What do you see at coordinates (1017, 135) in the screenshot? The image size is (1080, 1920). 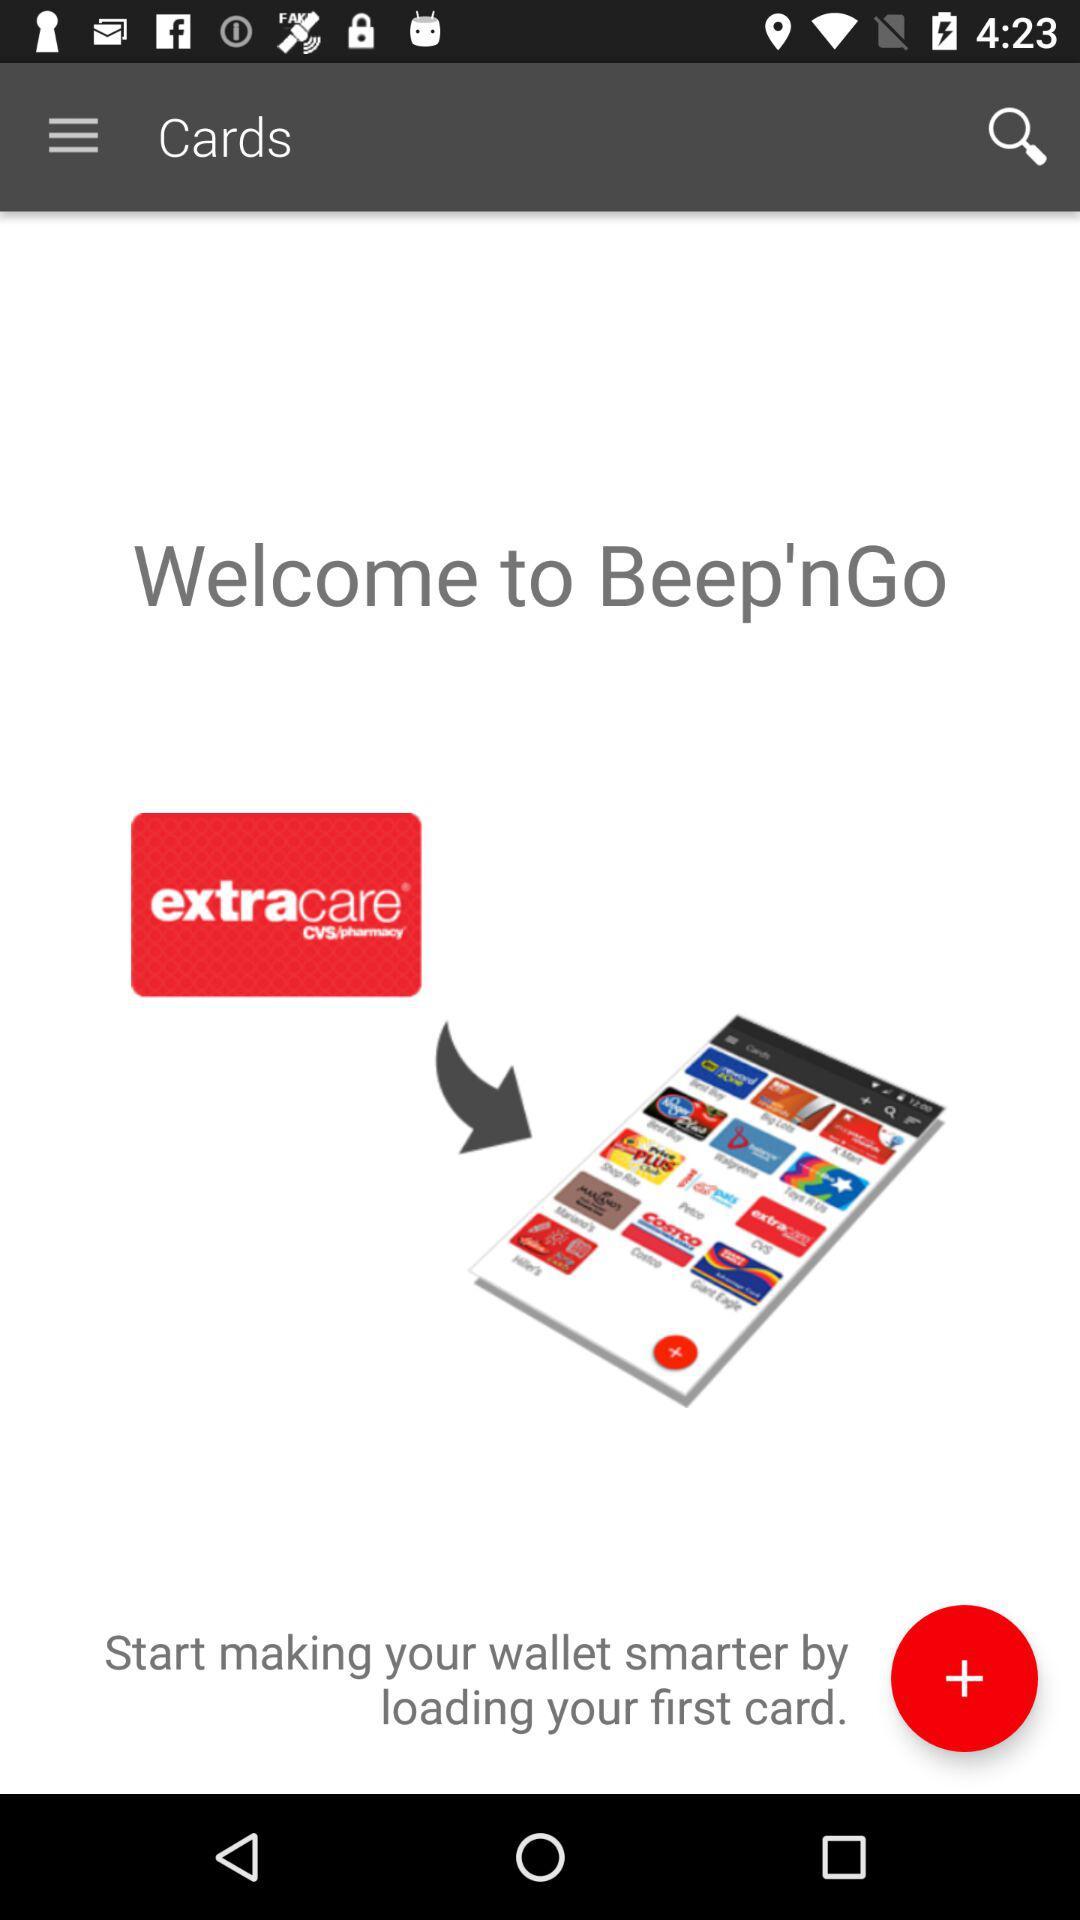 I see `icon at the top right corner` at bounding box center [1017, 135].